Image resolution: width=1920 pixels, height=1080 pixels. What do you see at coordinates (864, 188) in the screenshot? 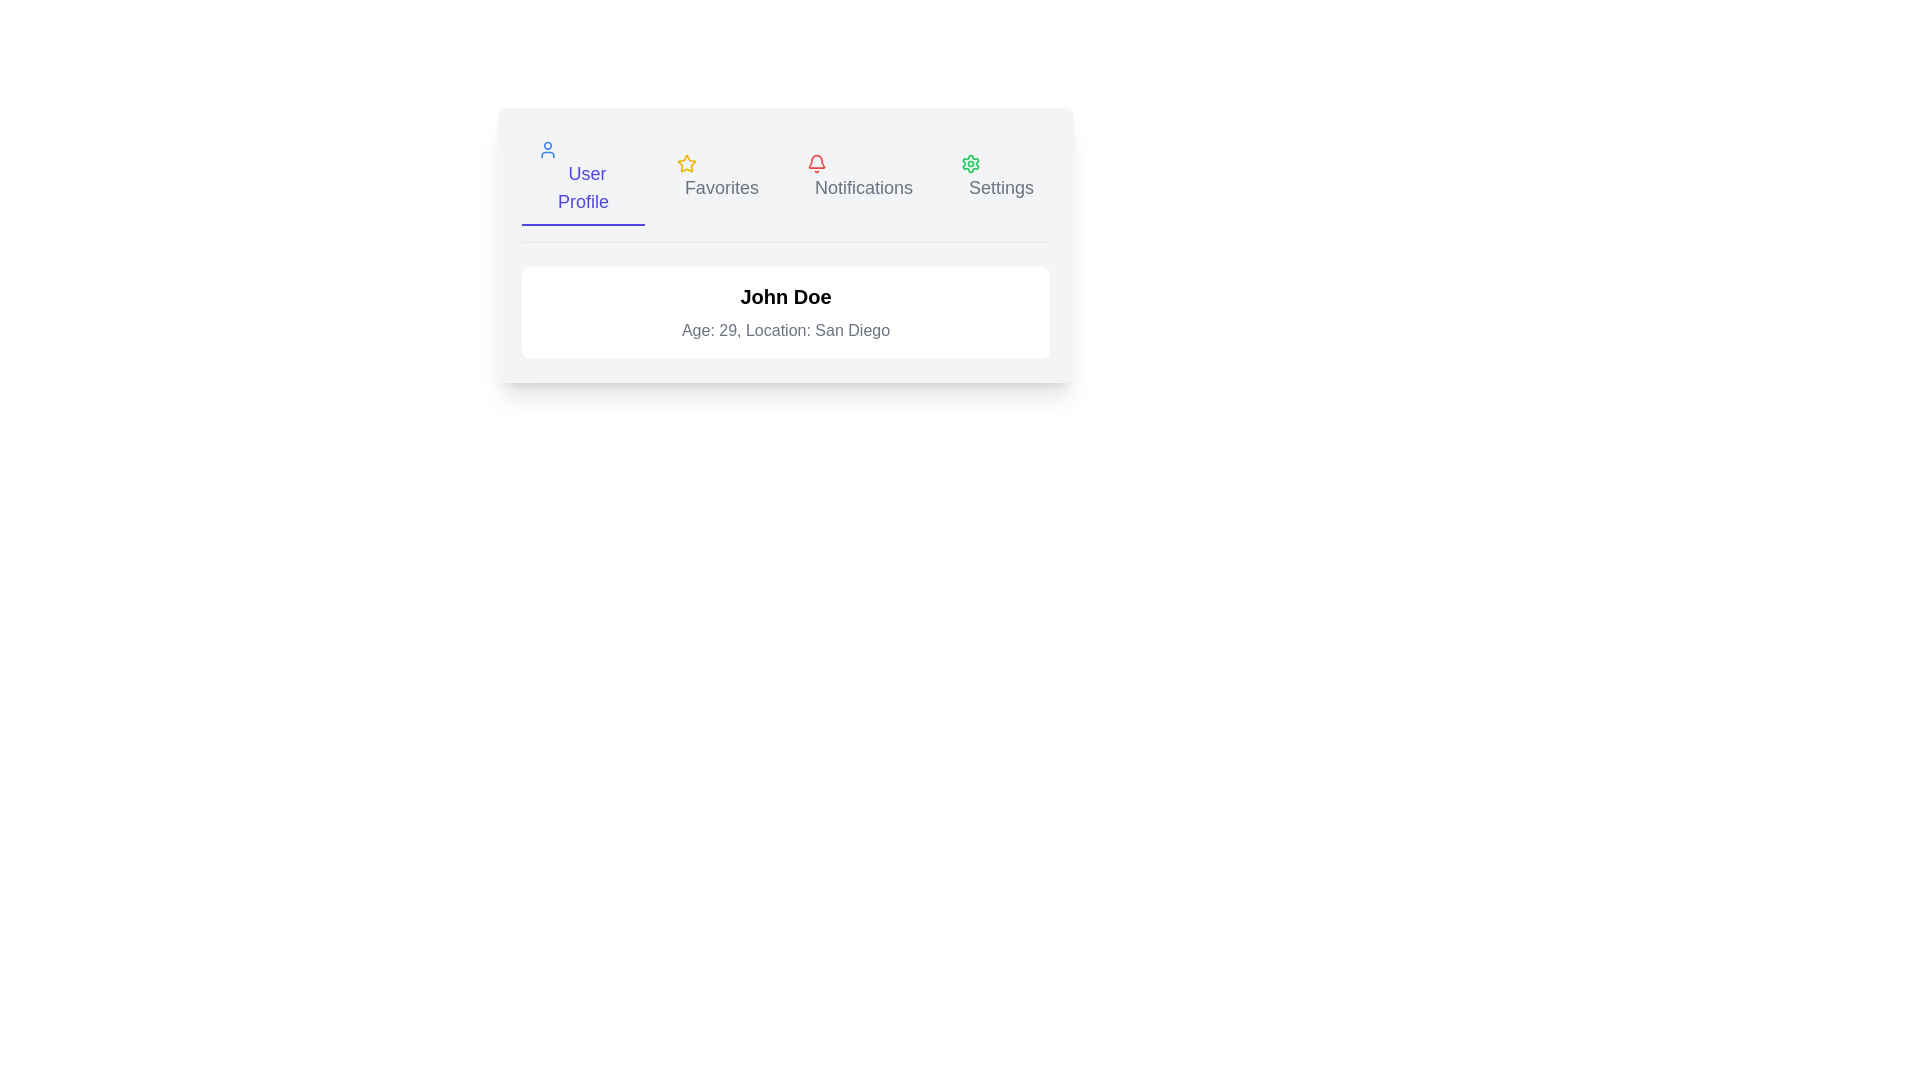
I see `the text content of the 'Notifications' label located in the navigation bar, which is centered above the user profile section` at bounding box center [864, 188].